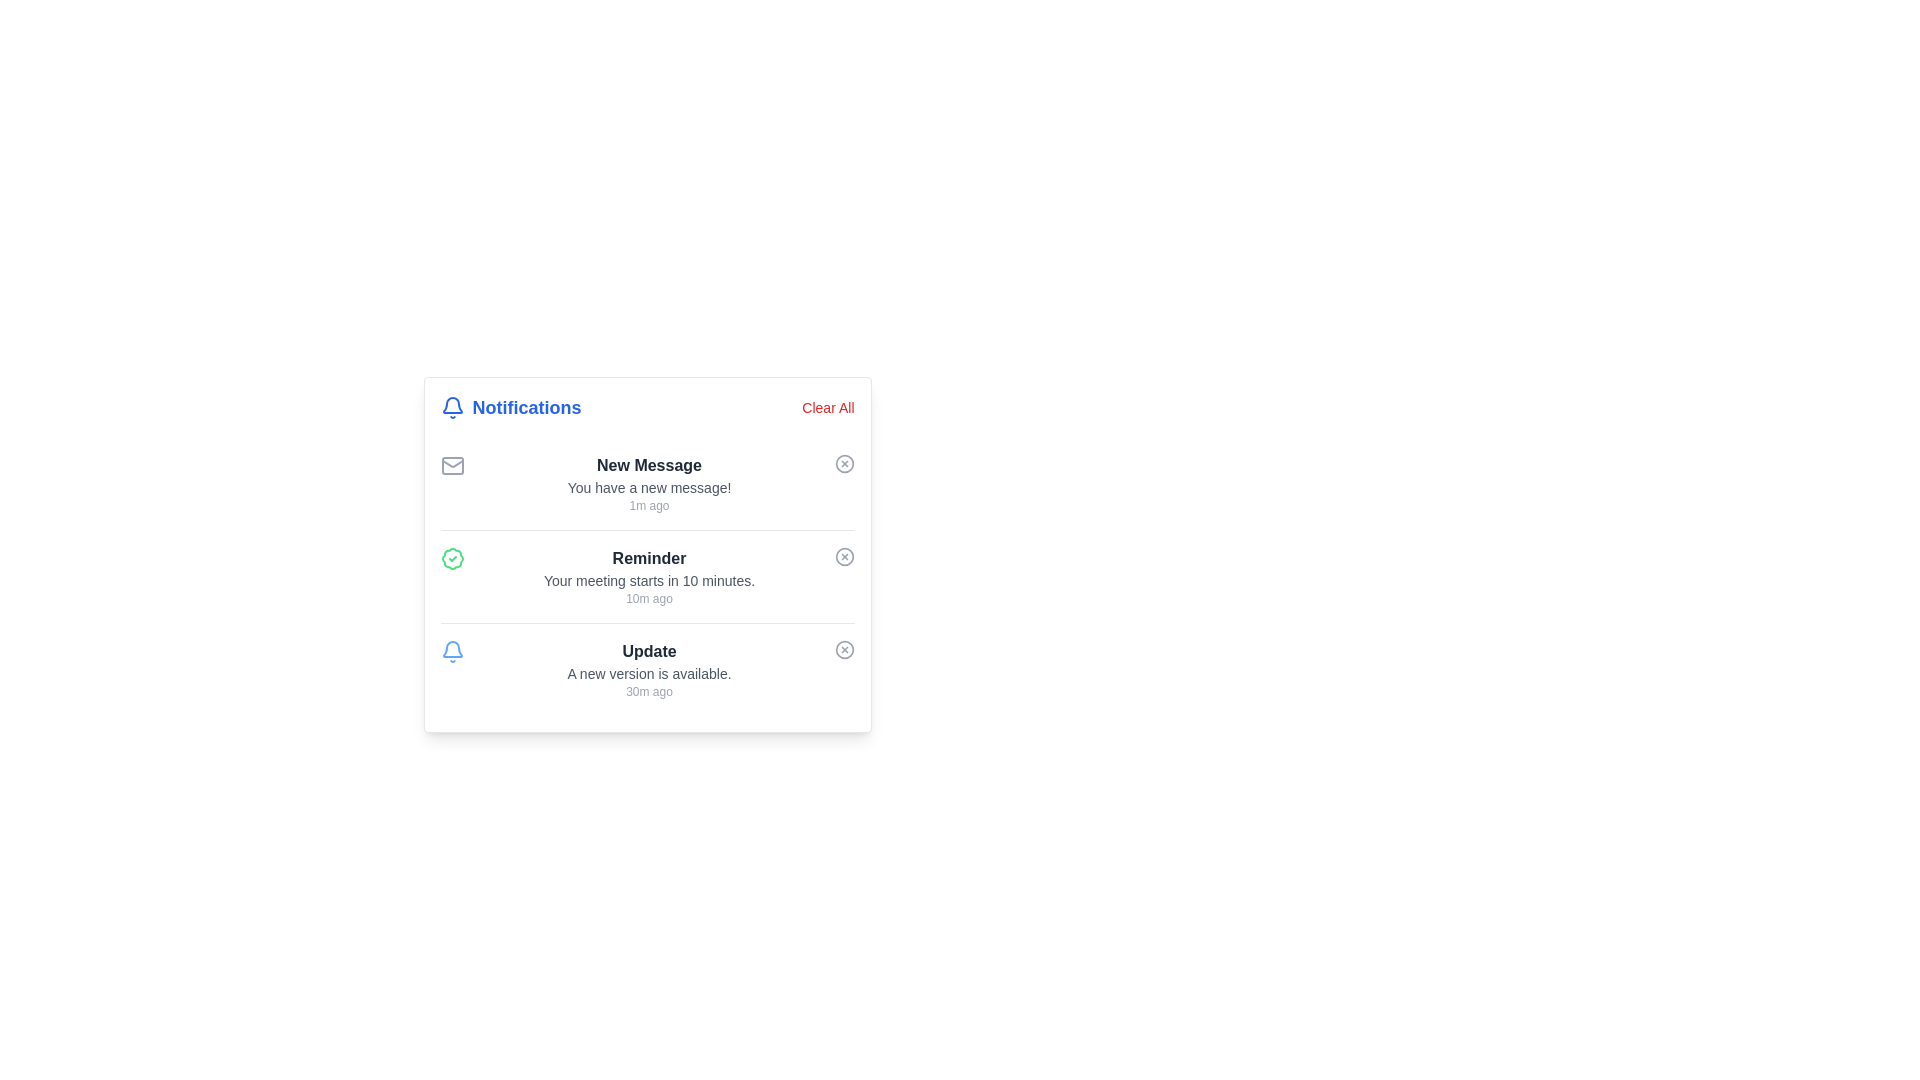 Image resolution: width=1920 pixels, height=1080 pixels. Describe the element at coordinates (647, 669) in the screenshot. I see `the third notification entry in the notification panel, which serves to notify the user about a recent update` at that location.